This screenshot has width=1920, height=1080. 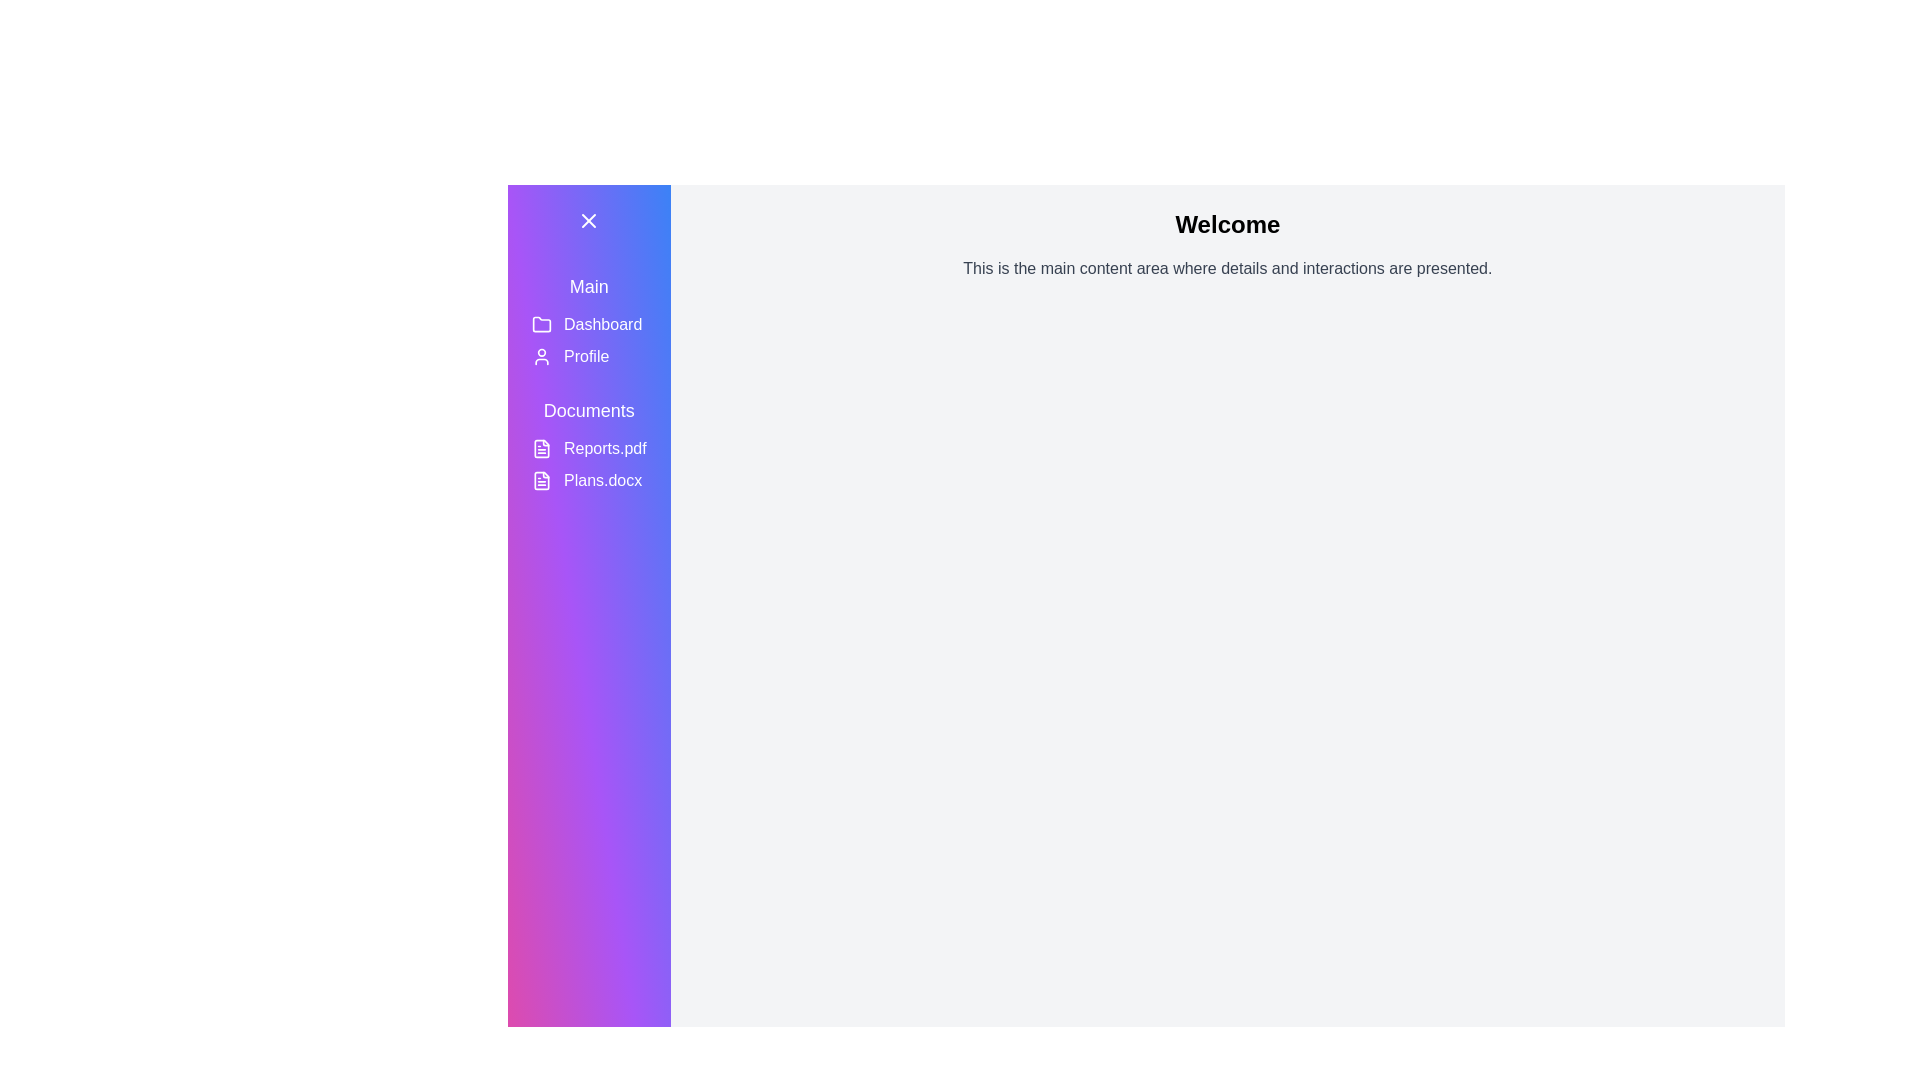 What do you see at coordinates (588, 410) in the screenshot?
I see `the Text Label which serves as a header for the document section, located in the vertical navigation bar to the left, above 'Reports.pdf' and below 'Profile'` at bounding box center [588, 410].